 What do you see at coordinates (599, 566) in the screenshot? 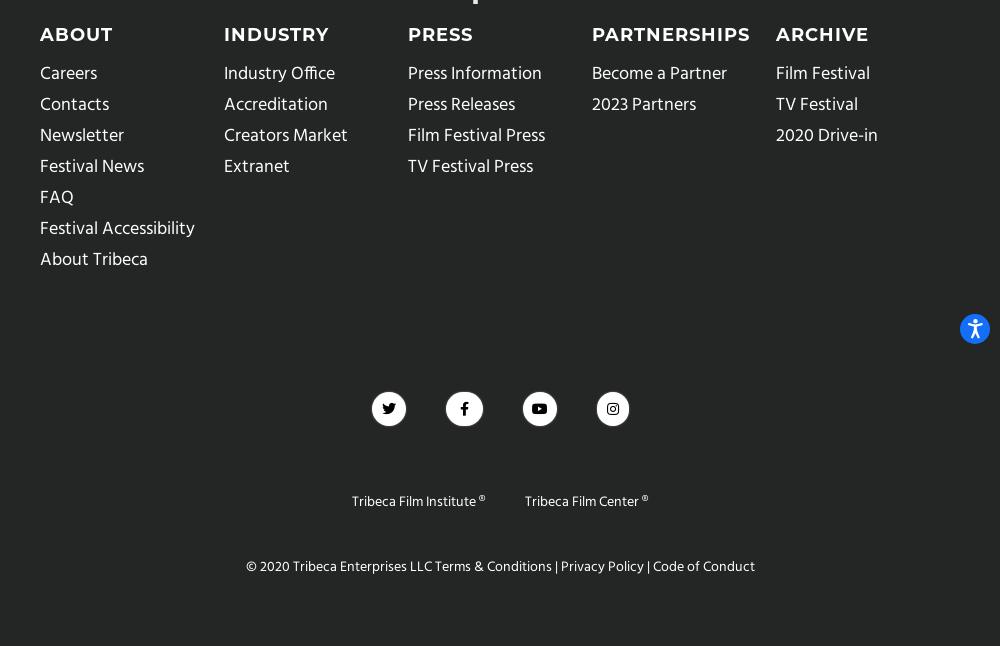
I see `'Privacy Policy'` at bounding box center [599, 566].